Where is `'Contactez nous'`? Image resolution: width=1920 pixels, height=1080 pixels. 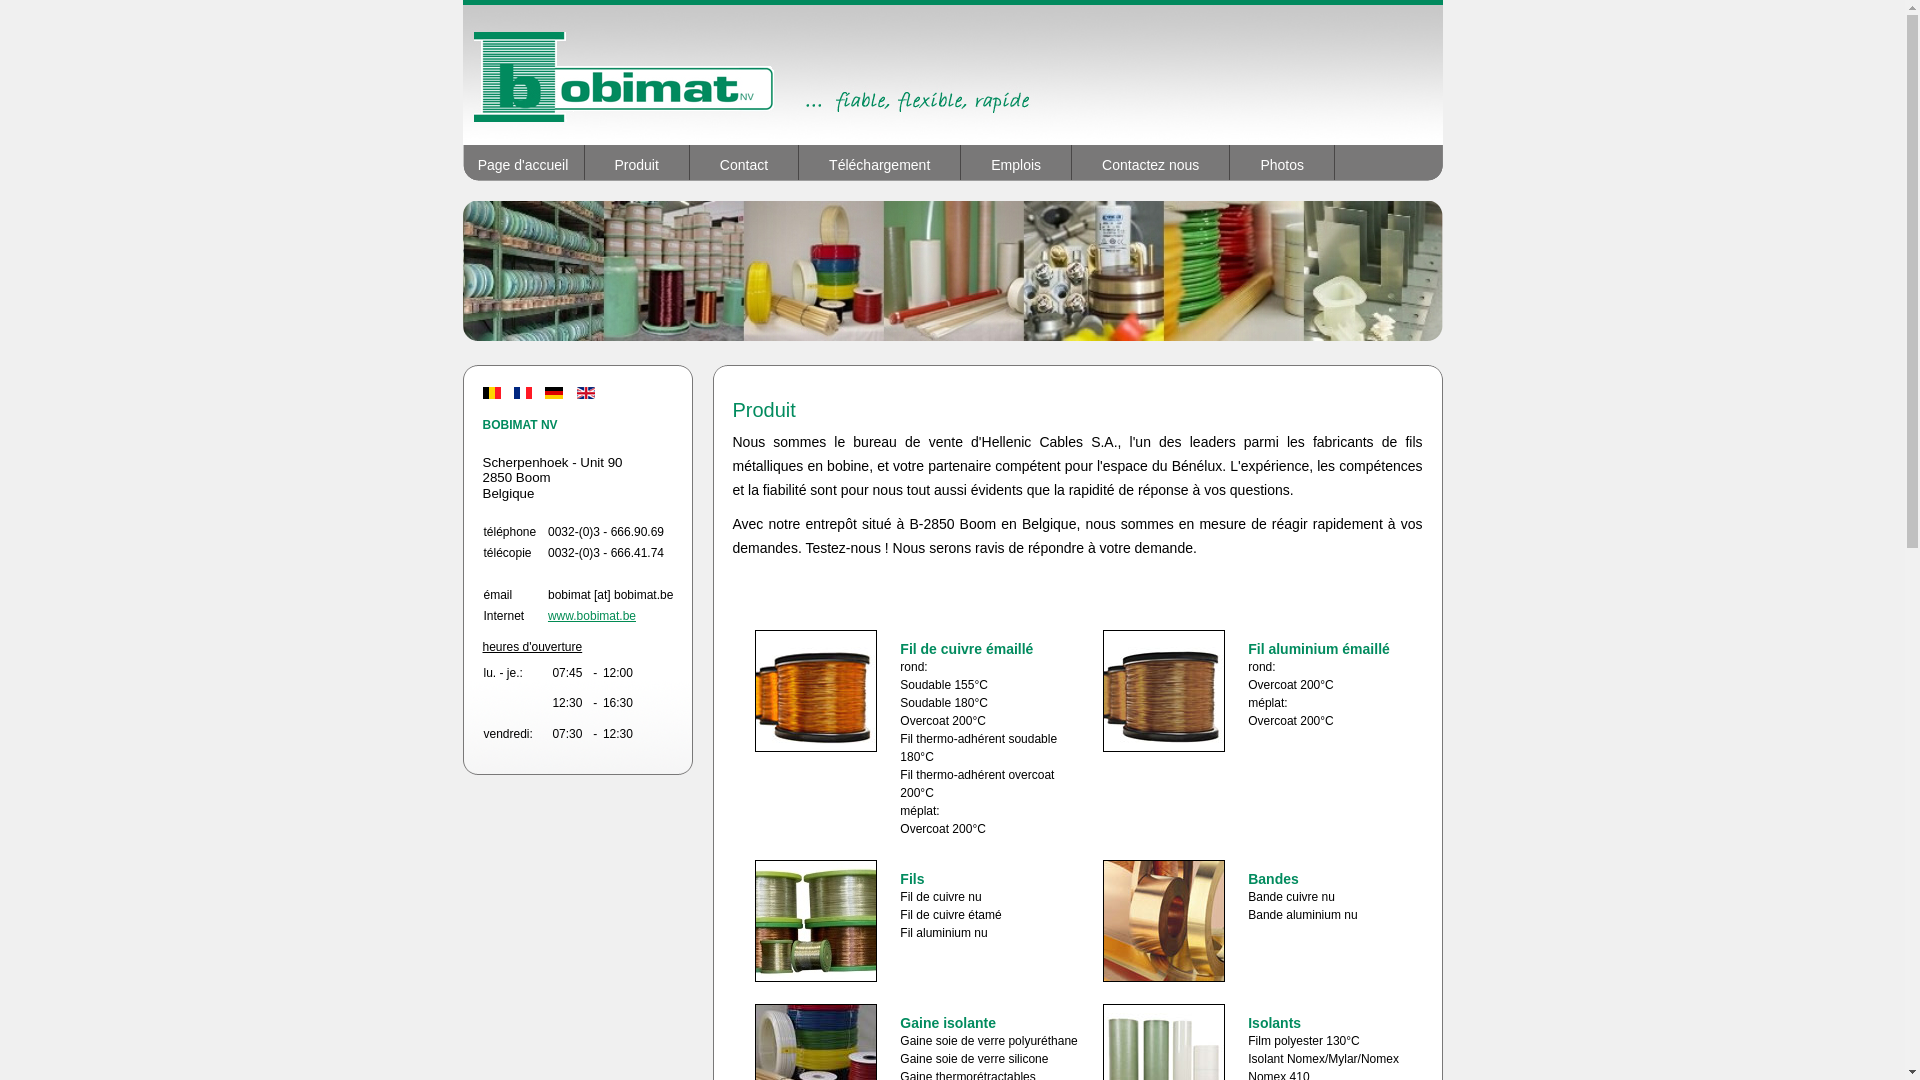
'Contactez nous' is located at coordinates (1151, 161).